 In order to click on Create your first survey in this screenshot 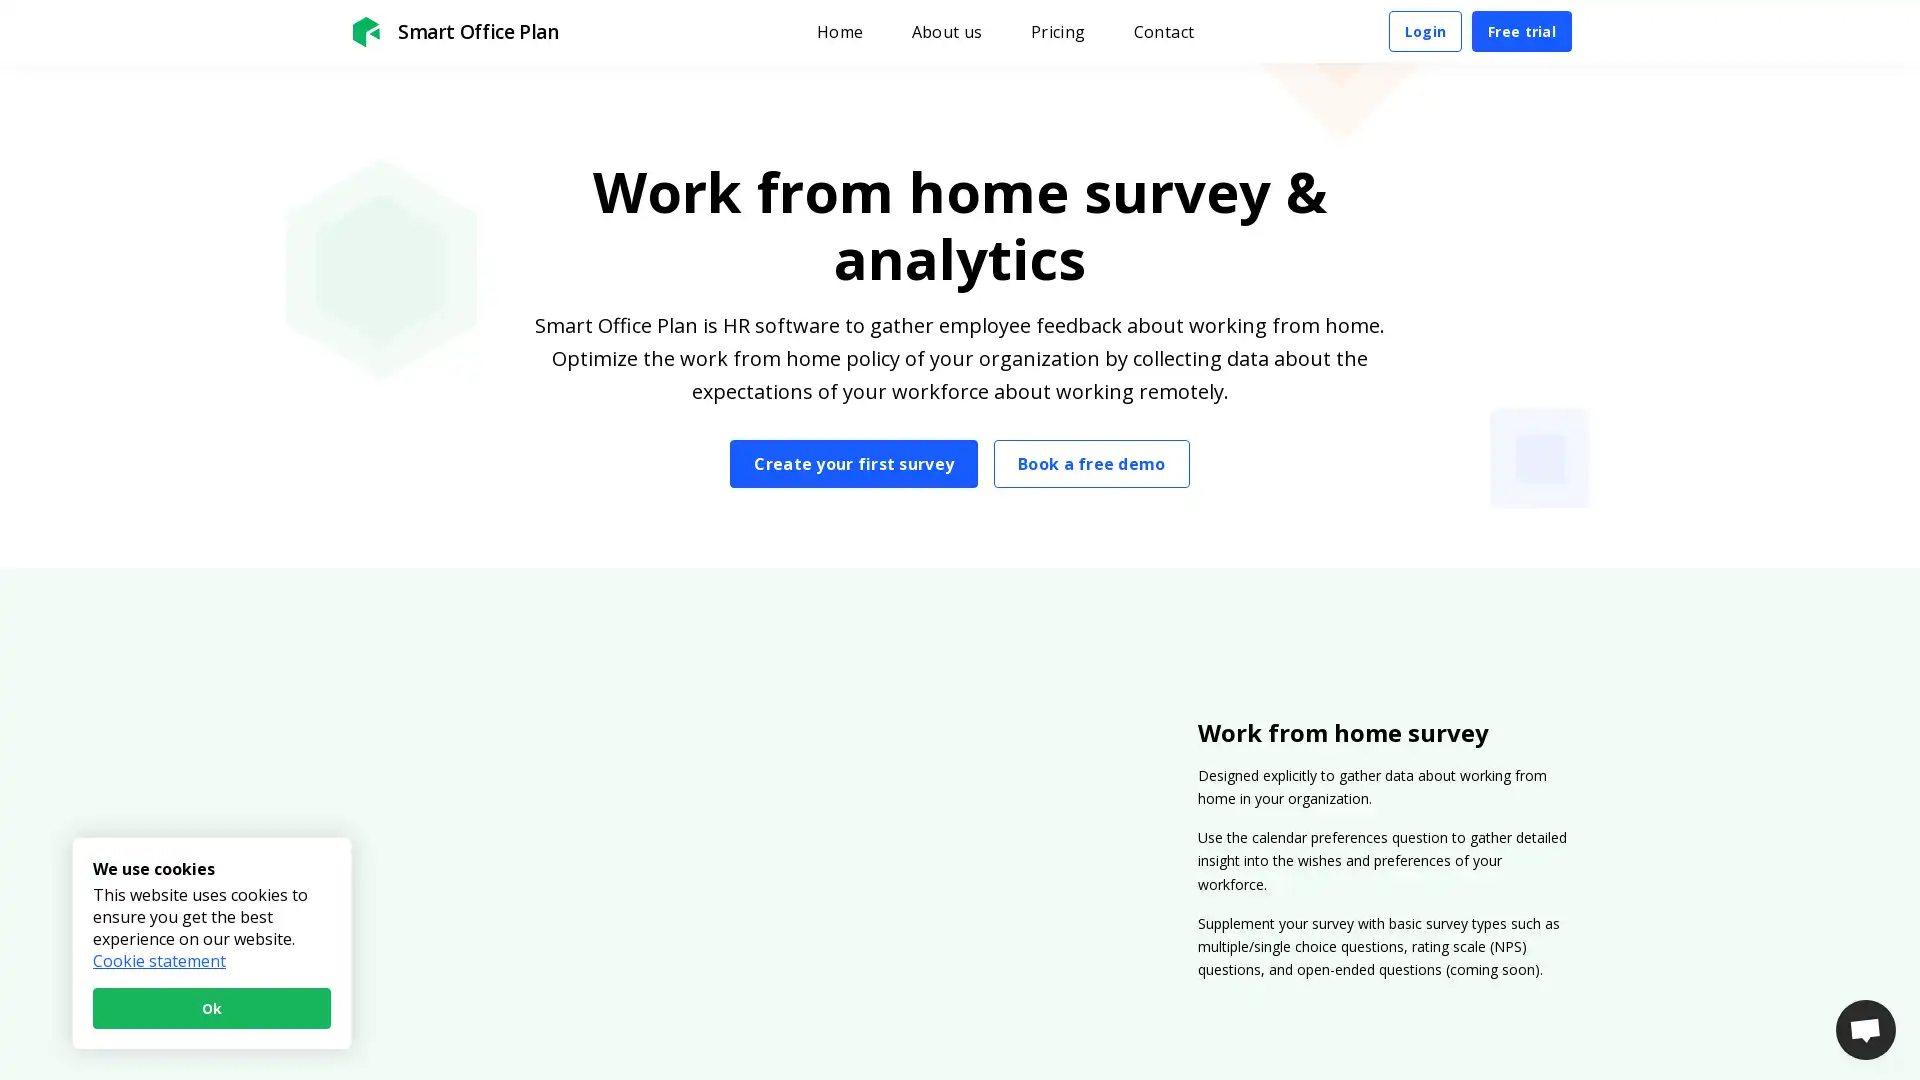, I will do `click(854, 463)`.